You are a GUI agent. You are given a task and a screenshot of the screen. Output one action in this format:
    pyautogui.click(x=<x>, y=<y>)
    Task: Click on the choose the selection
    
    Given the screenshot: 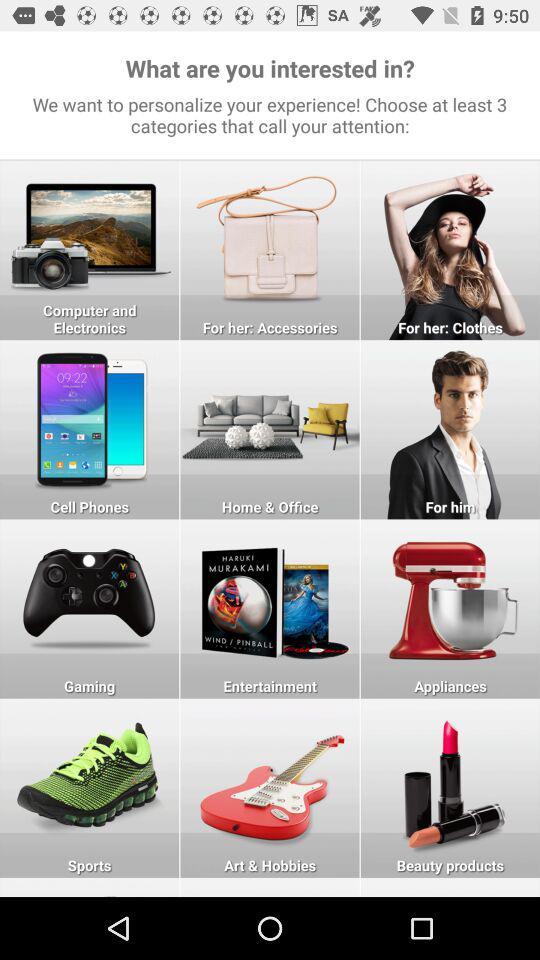 What is the action you would take?
    pyautogui.click(x=88, y=788)
    